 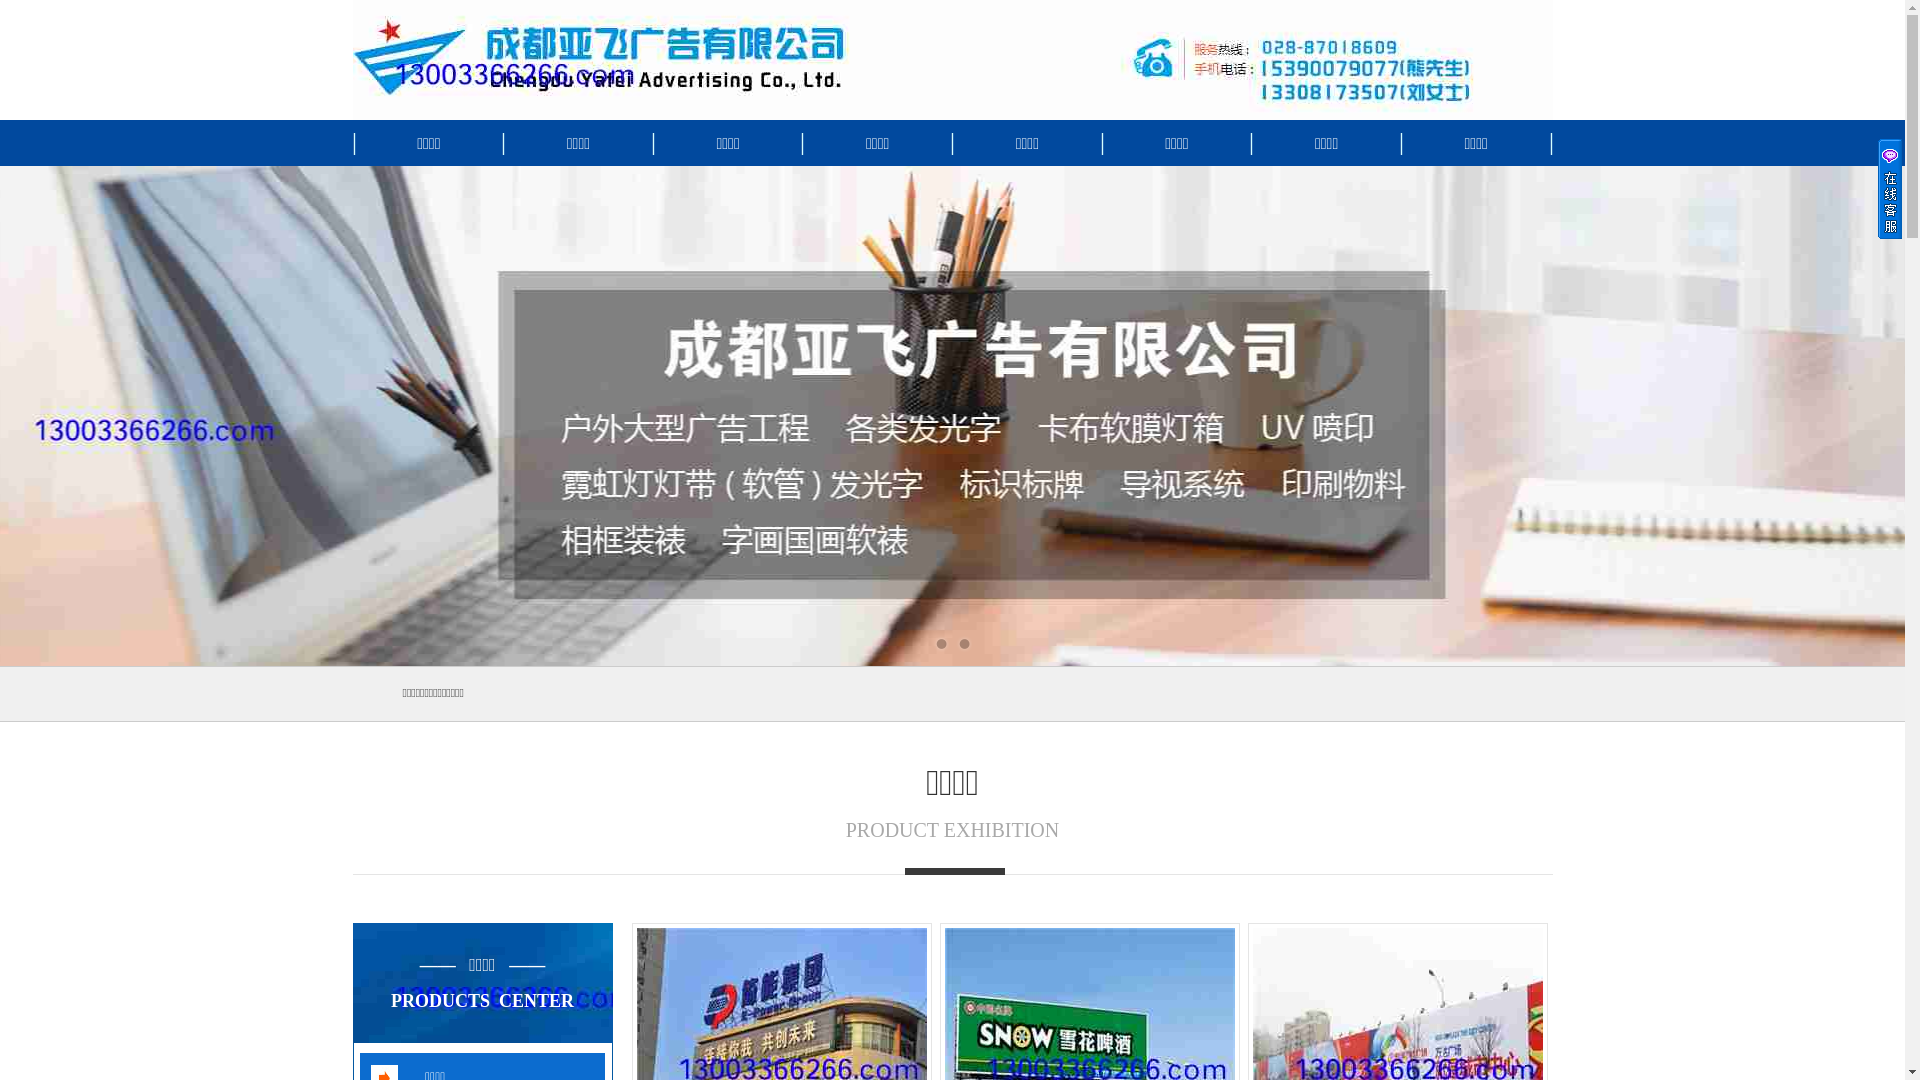 I want to click on '2', so click(x=964, y=644).